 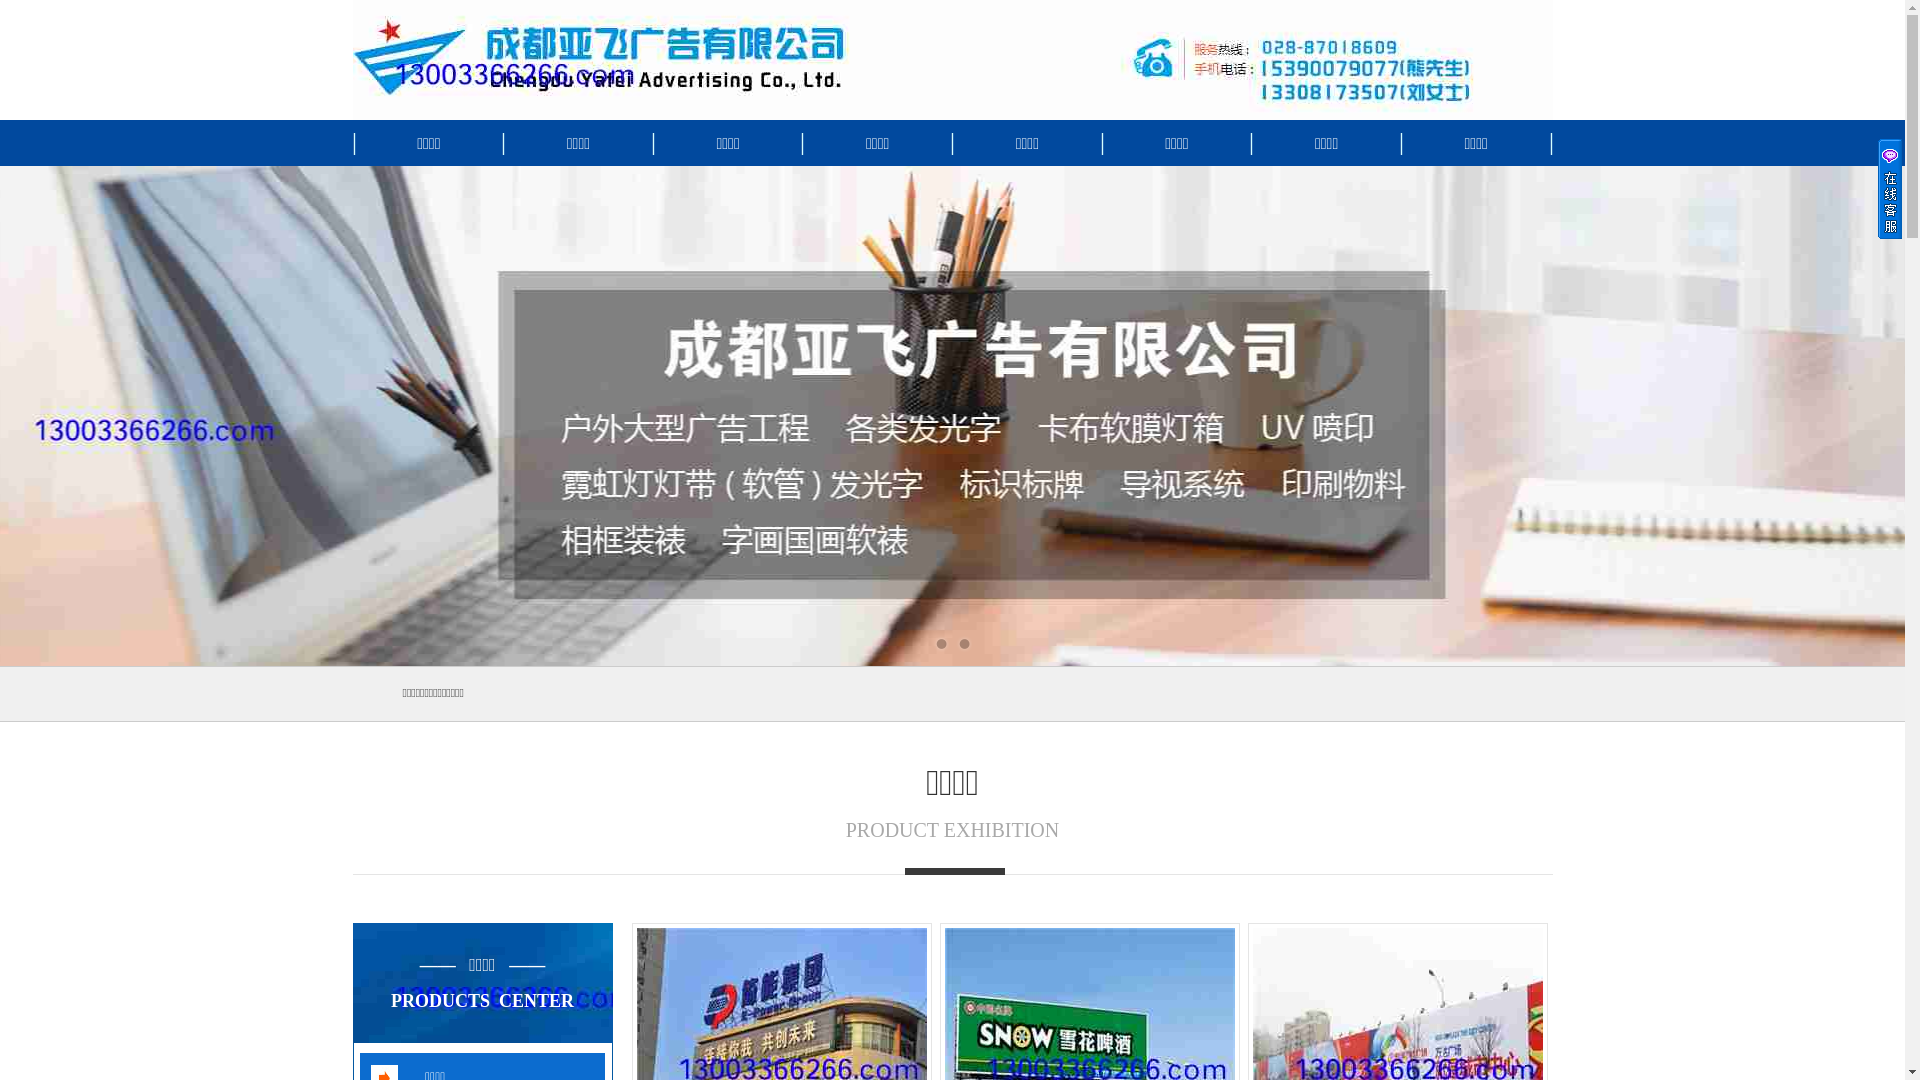 I want to click on '2', so click(x=964, y=644).